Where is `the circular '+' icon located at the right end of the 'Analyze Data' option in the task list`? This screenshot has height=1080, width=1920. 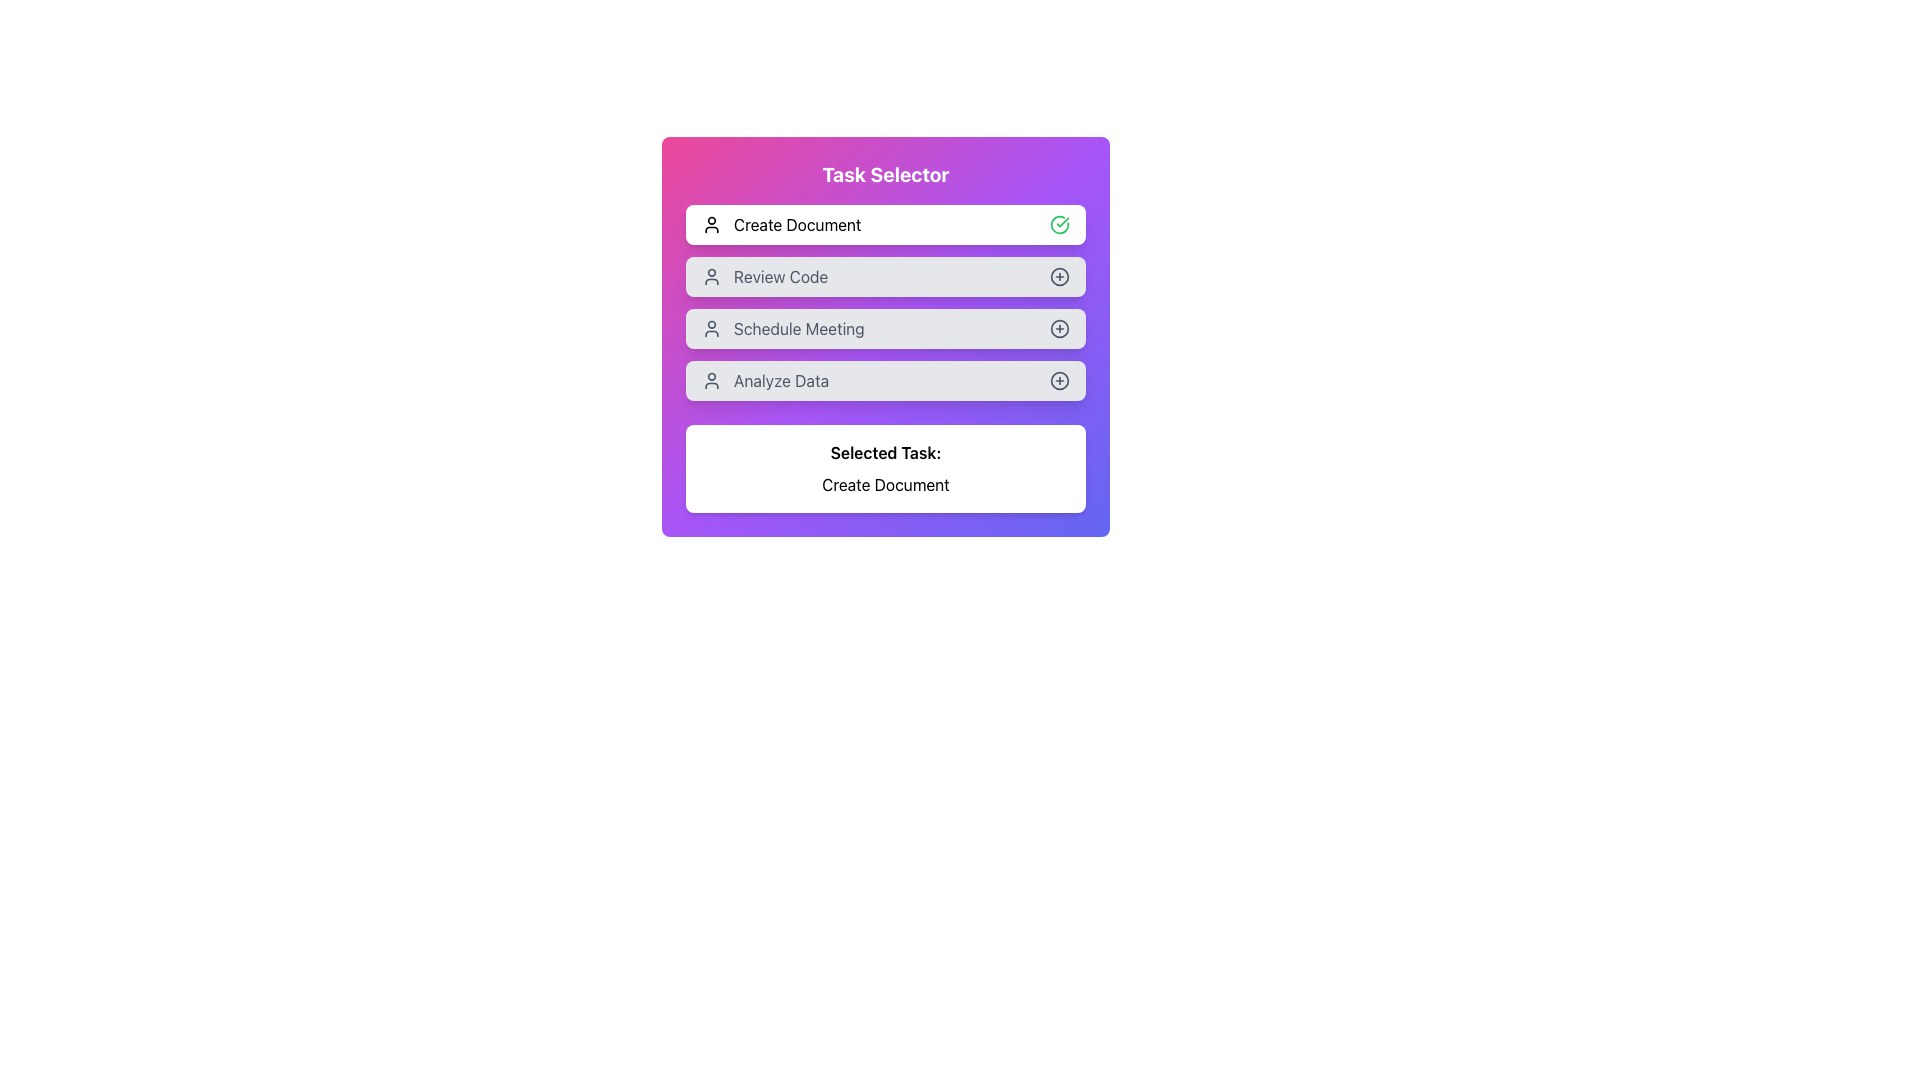
the circular '+' icon located at the right end of the 'Analyze Data' option in the task list is located at coordinates (1059, 381).